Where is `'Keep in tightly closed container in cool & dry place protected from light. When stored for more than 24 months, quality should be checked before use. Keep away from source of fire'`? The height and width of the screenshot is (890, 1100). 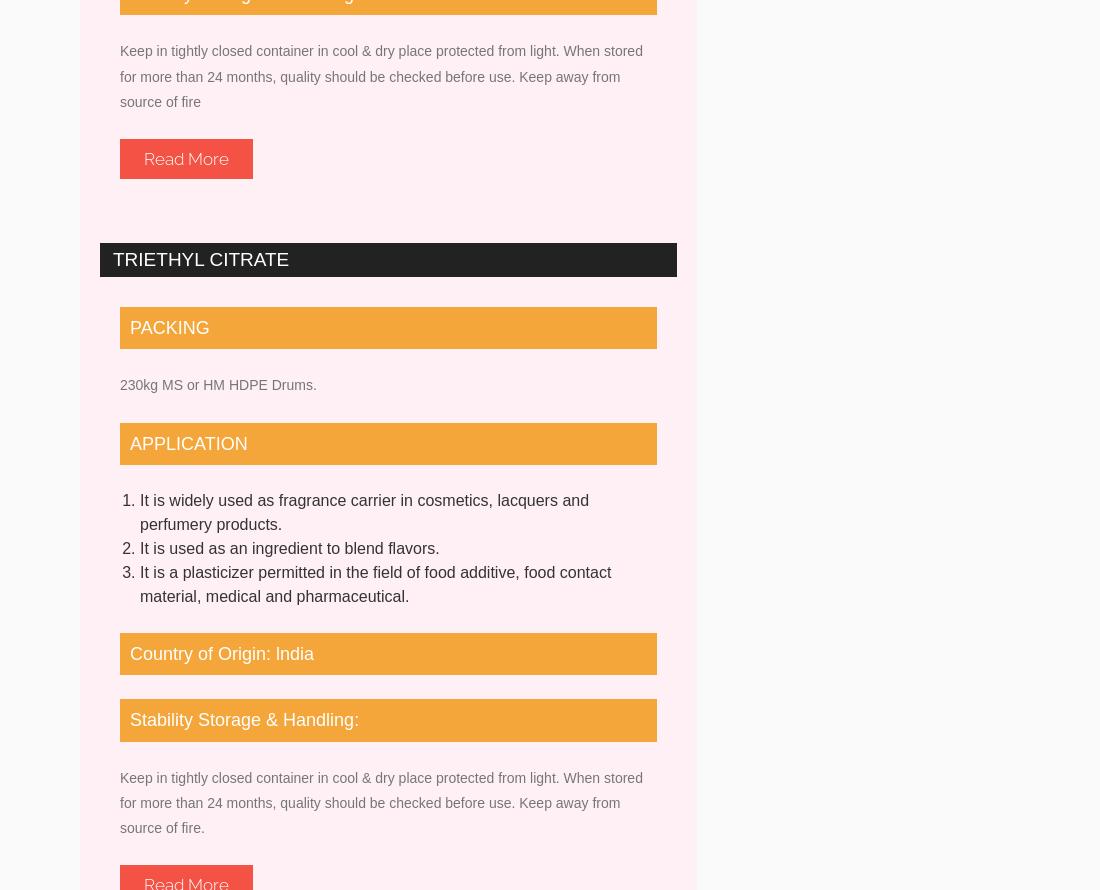
'Keep in tightly closed container in cool & dry place protected from light. When stored for more than 24 months, quality should be checked before use. Keep away from source of fire' is located at coordinates (381, 75).